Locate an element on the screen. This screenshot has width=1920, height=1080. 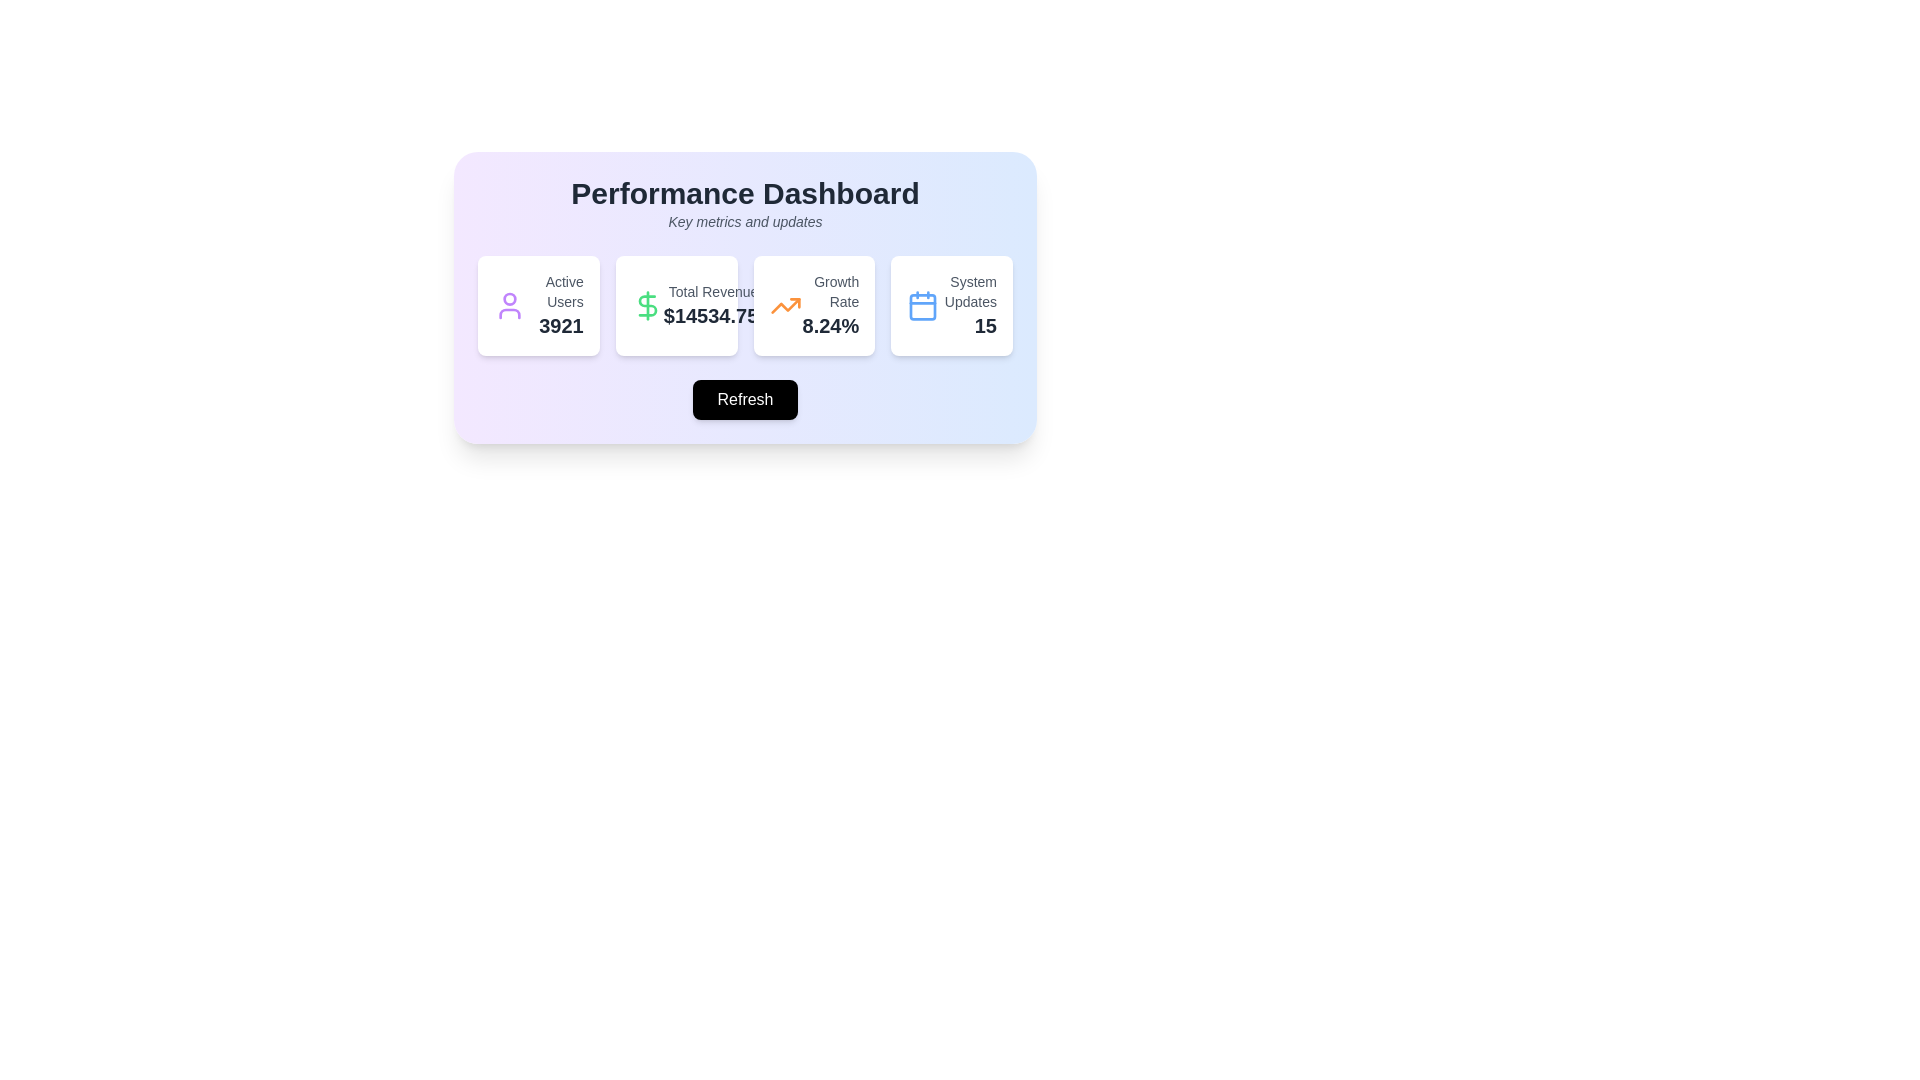
the informational text display showing the growth rate value ('8.24%') associated with the label ('Growth Rate') located in the rightmost card of the dashboard is located at coordinates (830, 305).